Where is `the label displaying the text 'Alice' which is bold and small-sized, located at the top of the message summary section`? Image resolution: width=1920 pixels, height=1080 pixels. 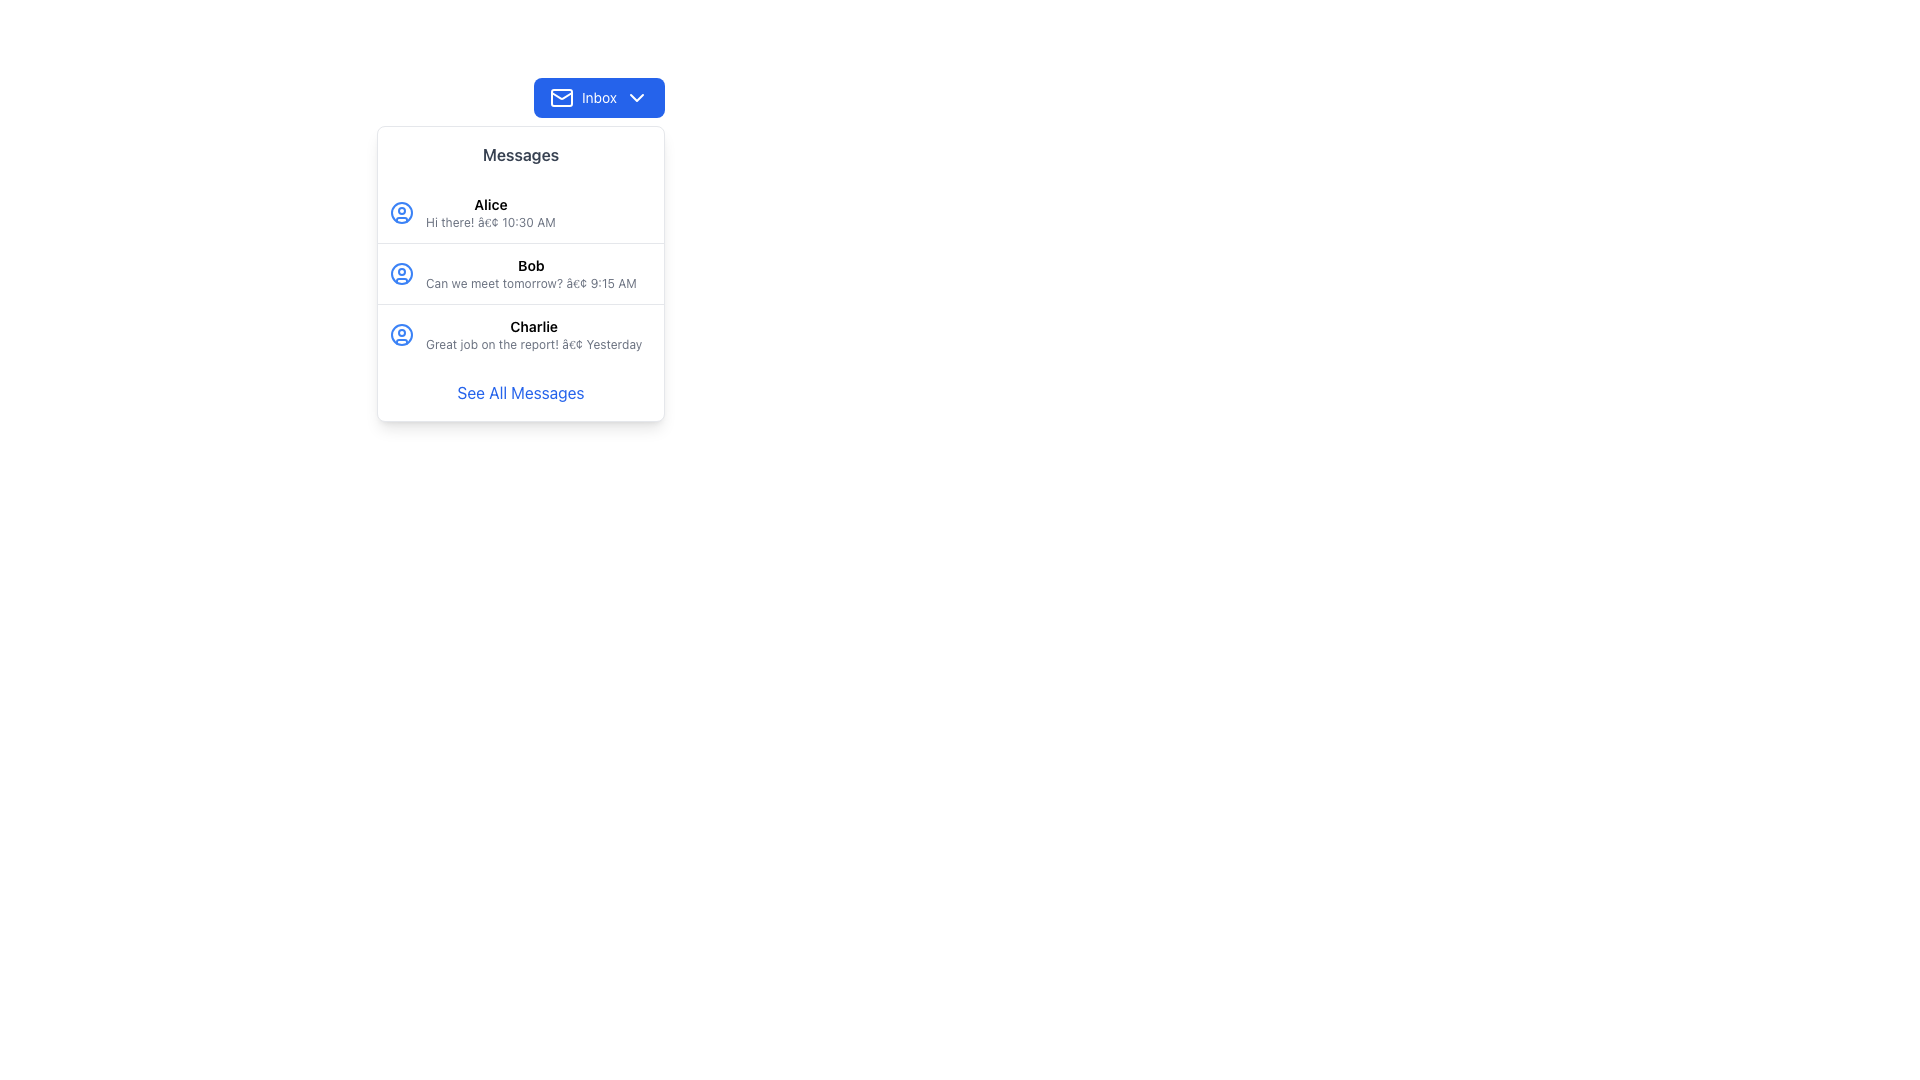 the label displaying the text 'Alice' which is bold and small-sized, located at the top of the message summary section is located at coordinates (490, 204).